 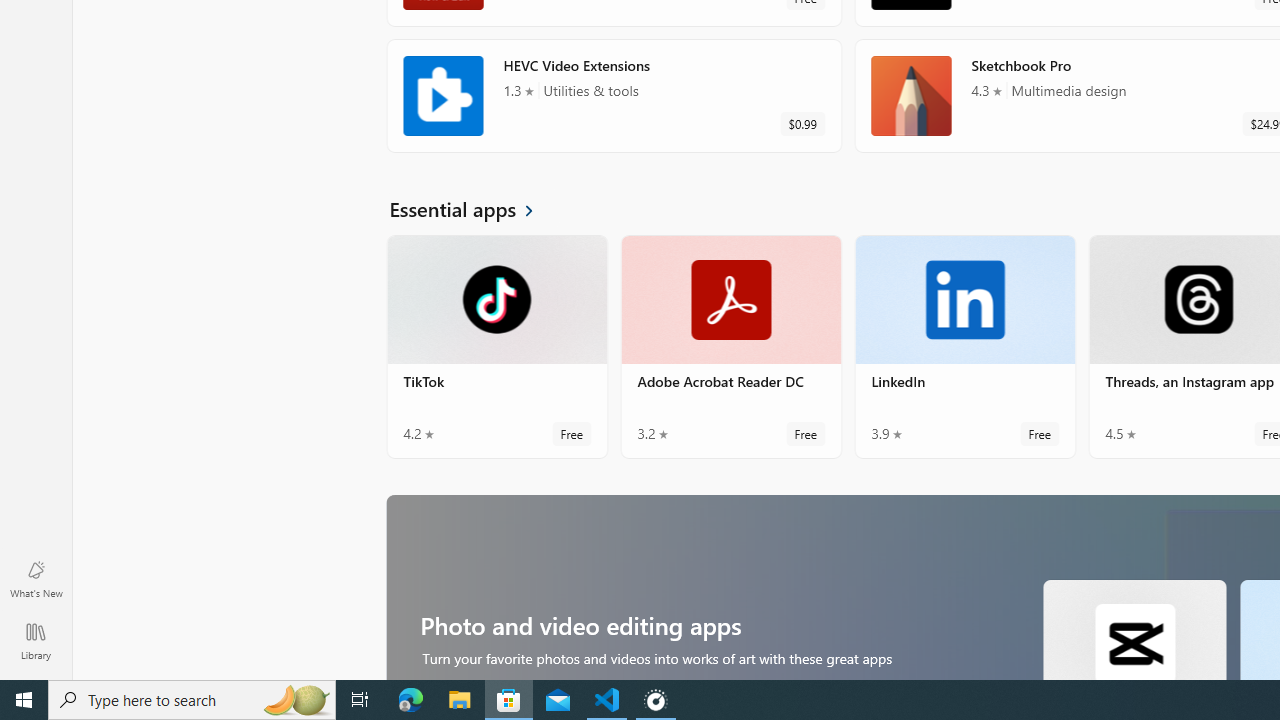 What do you see at coordinates (35, 578) in the screenshot?
I see `'What'` at bounding box center [35, 578].